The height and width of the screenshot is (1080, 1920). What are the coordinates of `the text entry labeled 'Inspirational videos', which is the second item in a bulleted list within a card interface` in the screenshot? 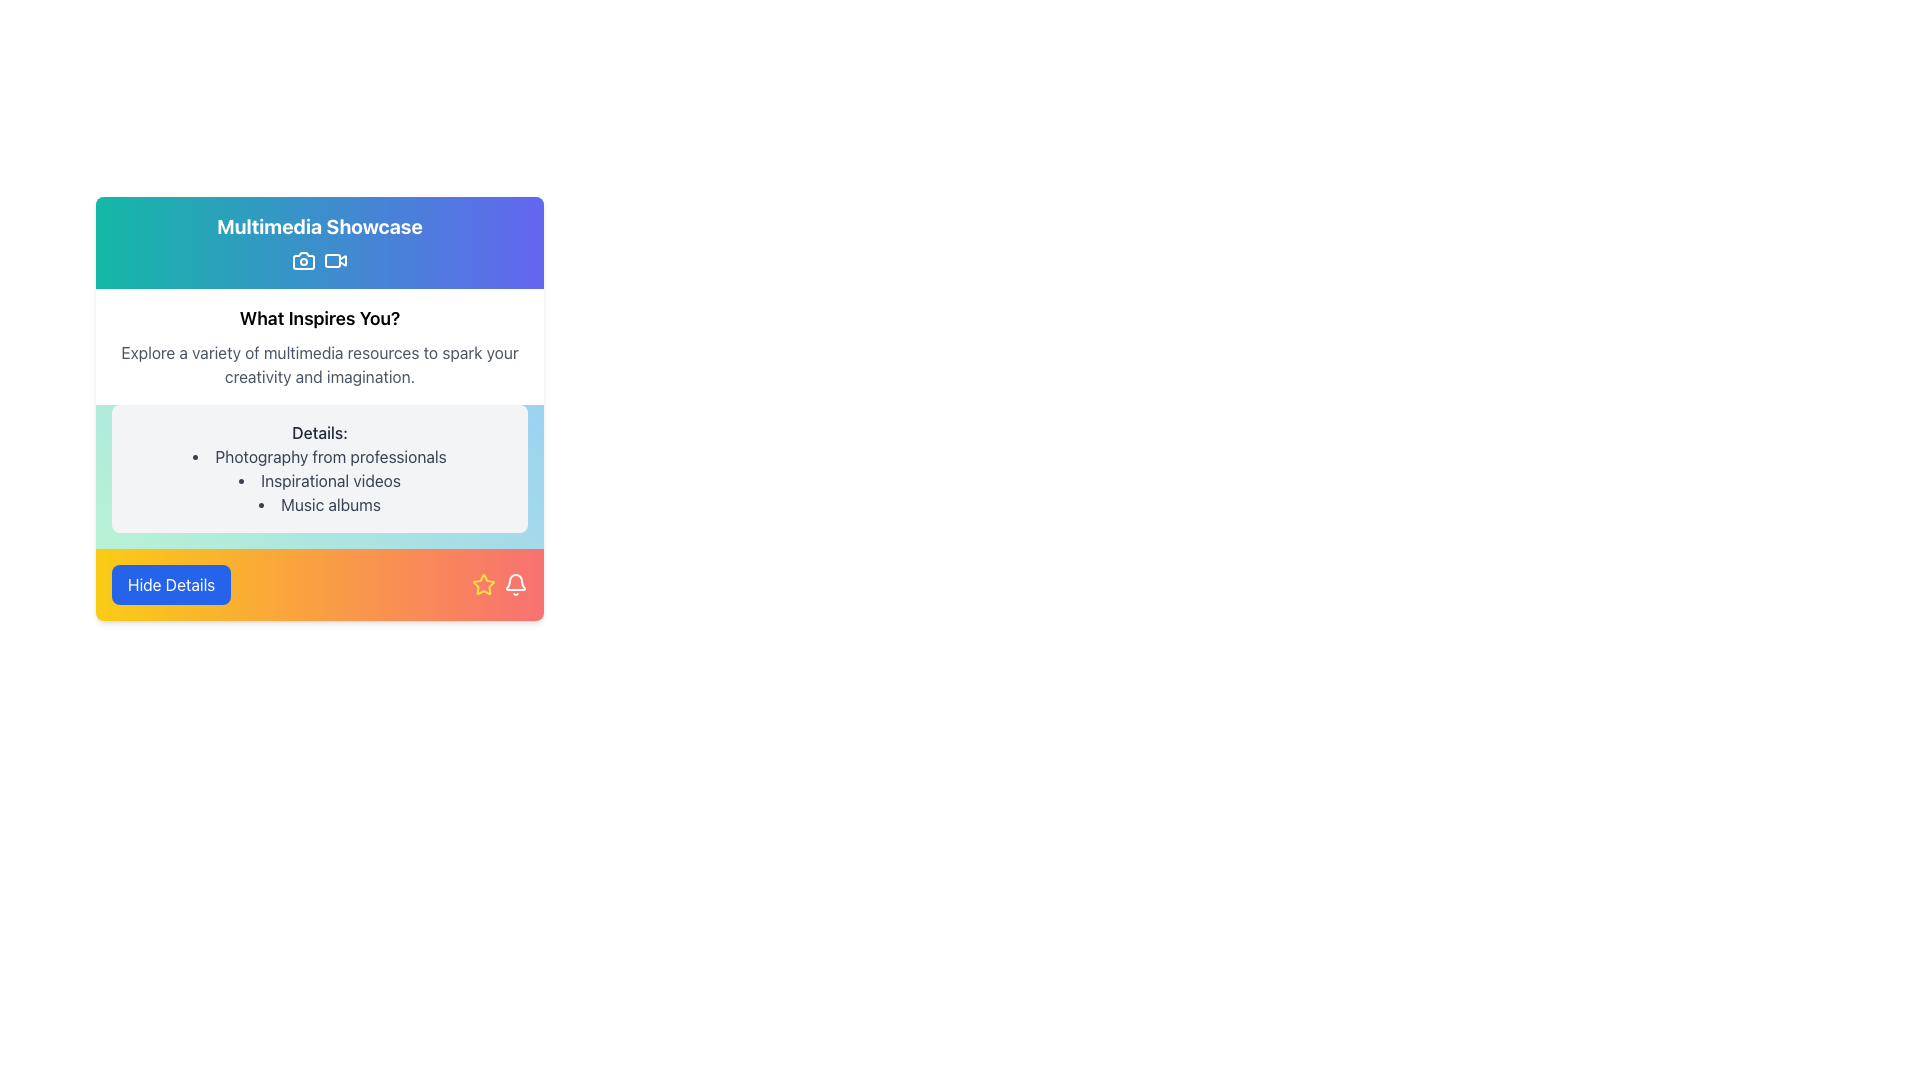 It's located at (320, 481).